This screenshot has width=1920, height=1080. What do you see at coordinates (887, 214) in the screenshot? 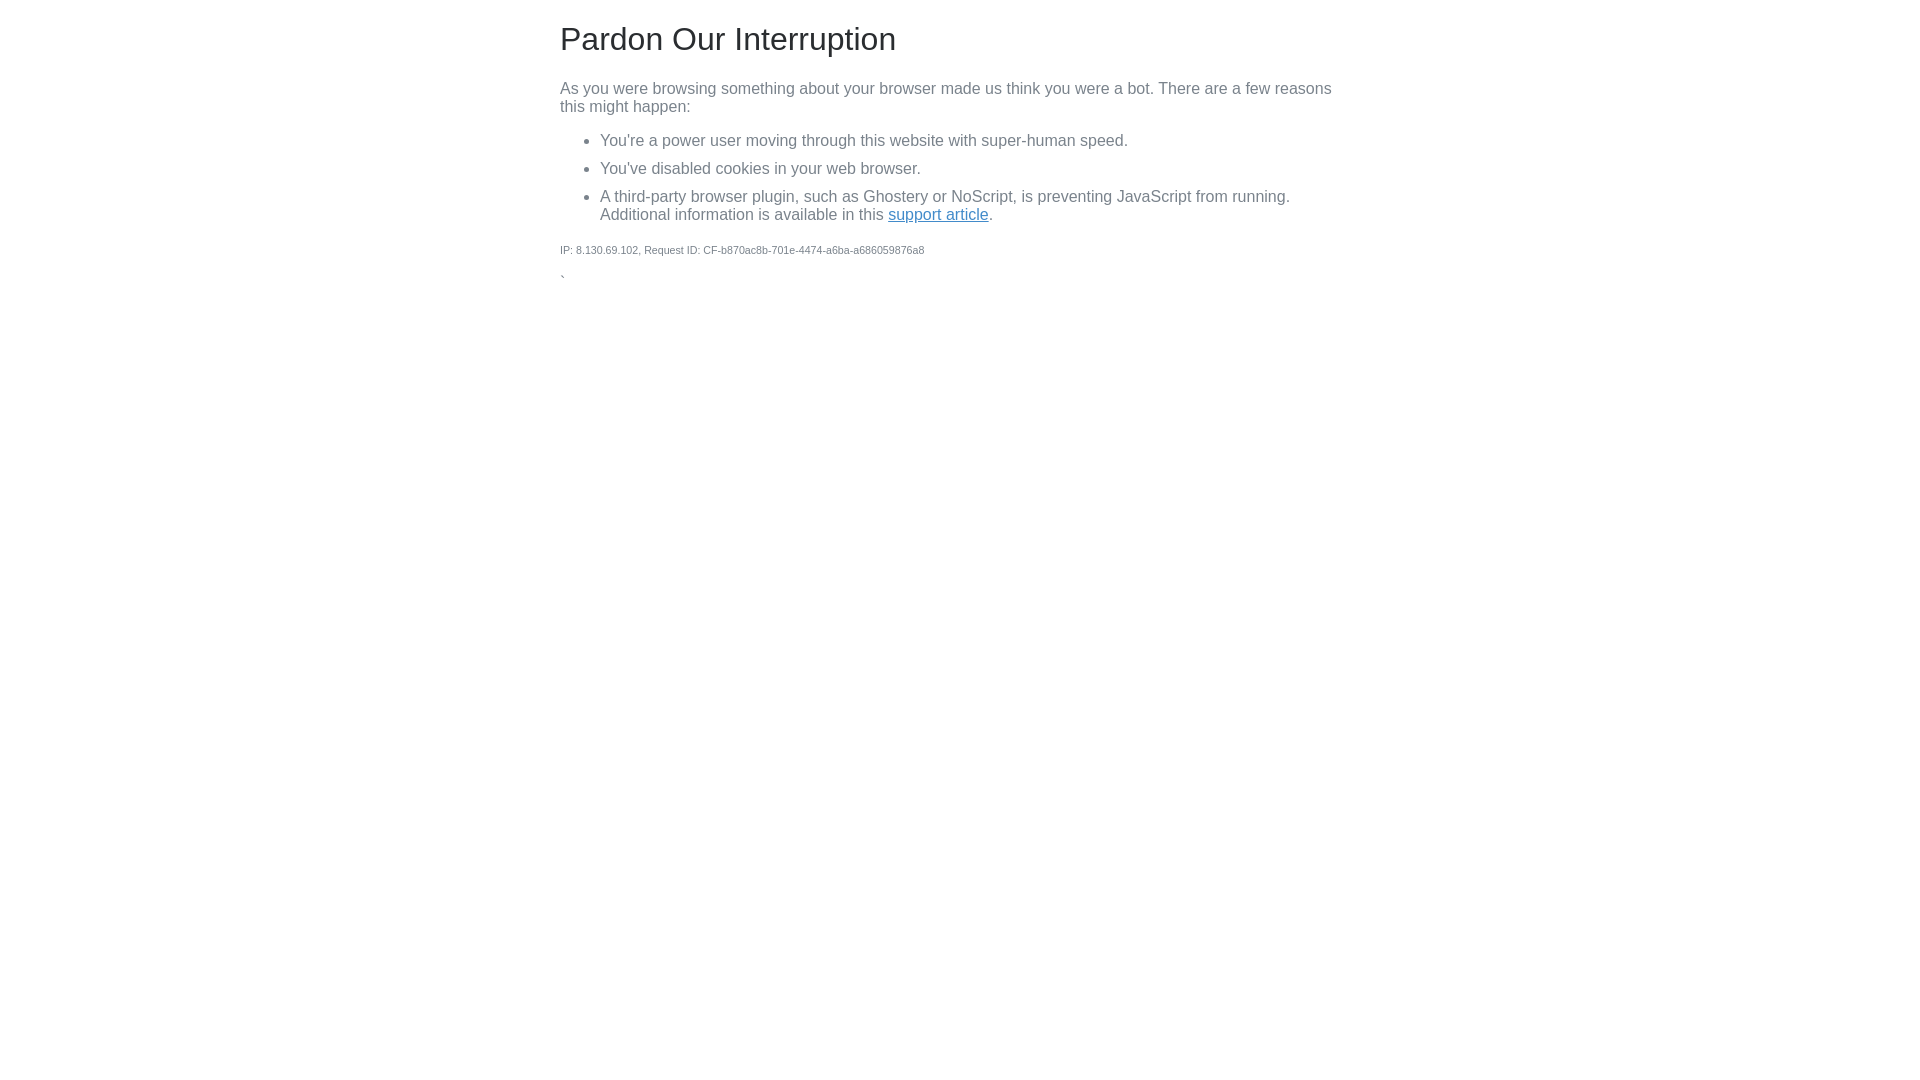
I see `'support article'` at bounding box center [887, 214].